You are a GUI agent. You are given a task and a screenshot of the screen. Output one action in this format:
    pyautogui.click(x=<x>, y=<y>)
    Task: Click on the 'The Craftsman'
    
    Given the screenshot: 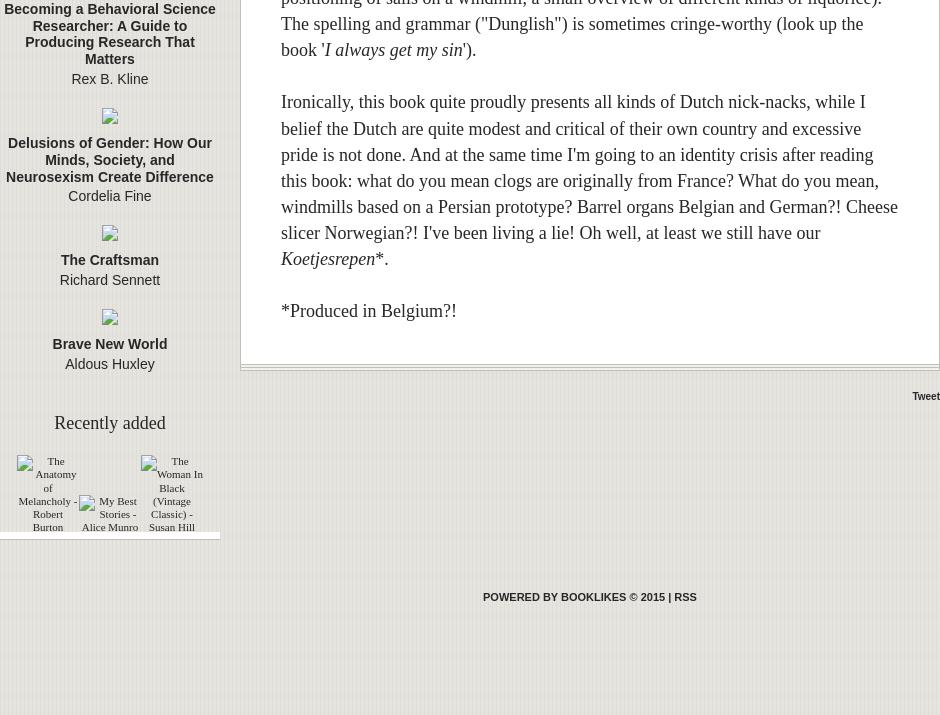 What is the action you would take?
    pyautogui.click(x=58, y=258)
    